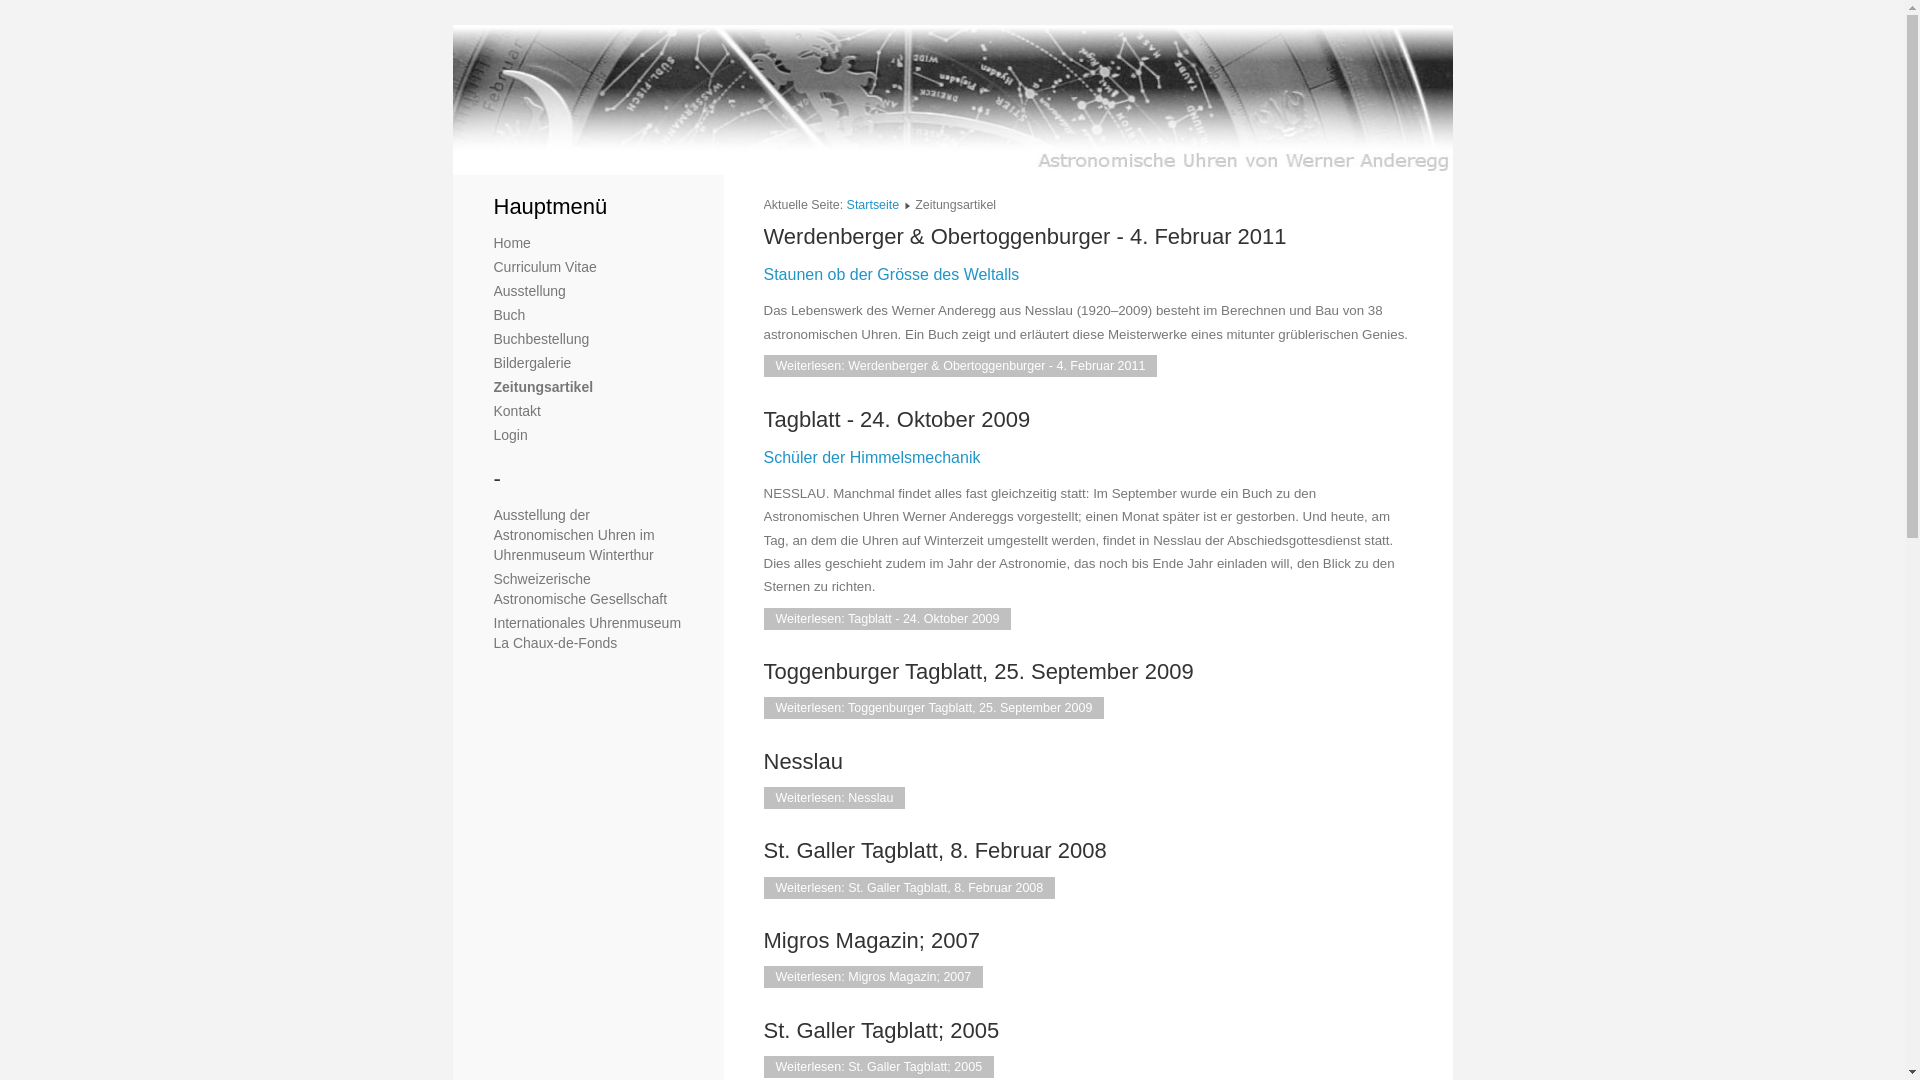 The height and width of the screenshot is (1080, 1920). I want to click on 'Nesslau', so click(803, 761).